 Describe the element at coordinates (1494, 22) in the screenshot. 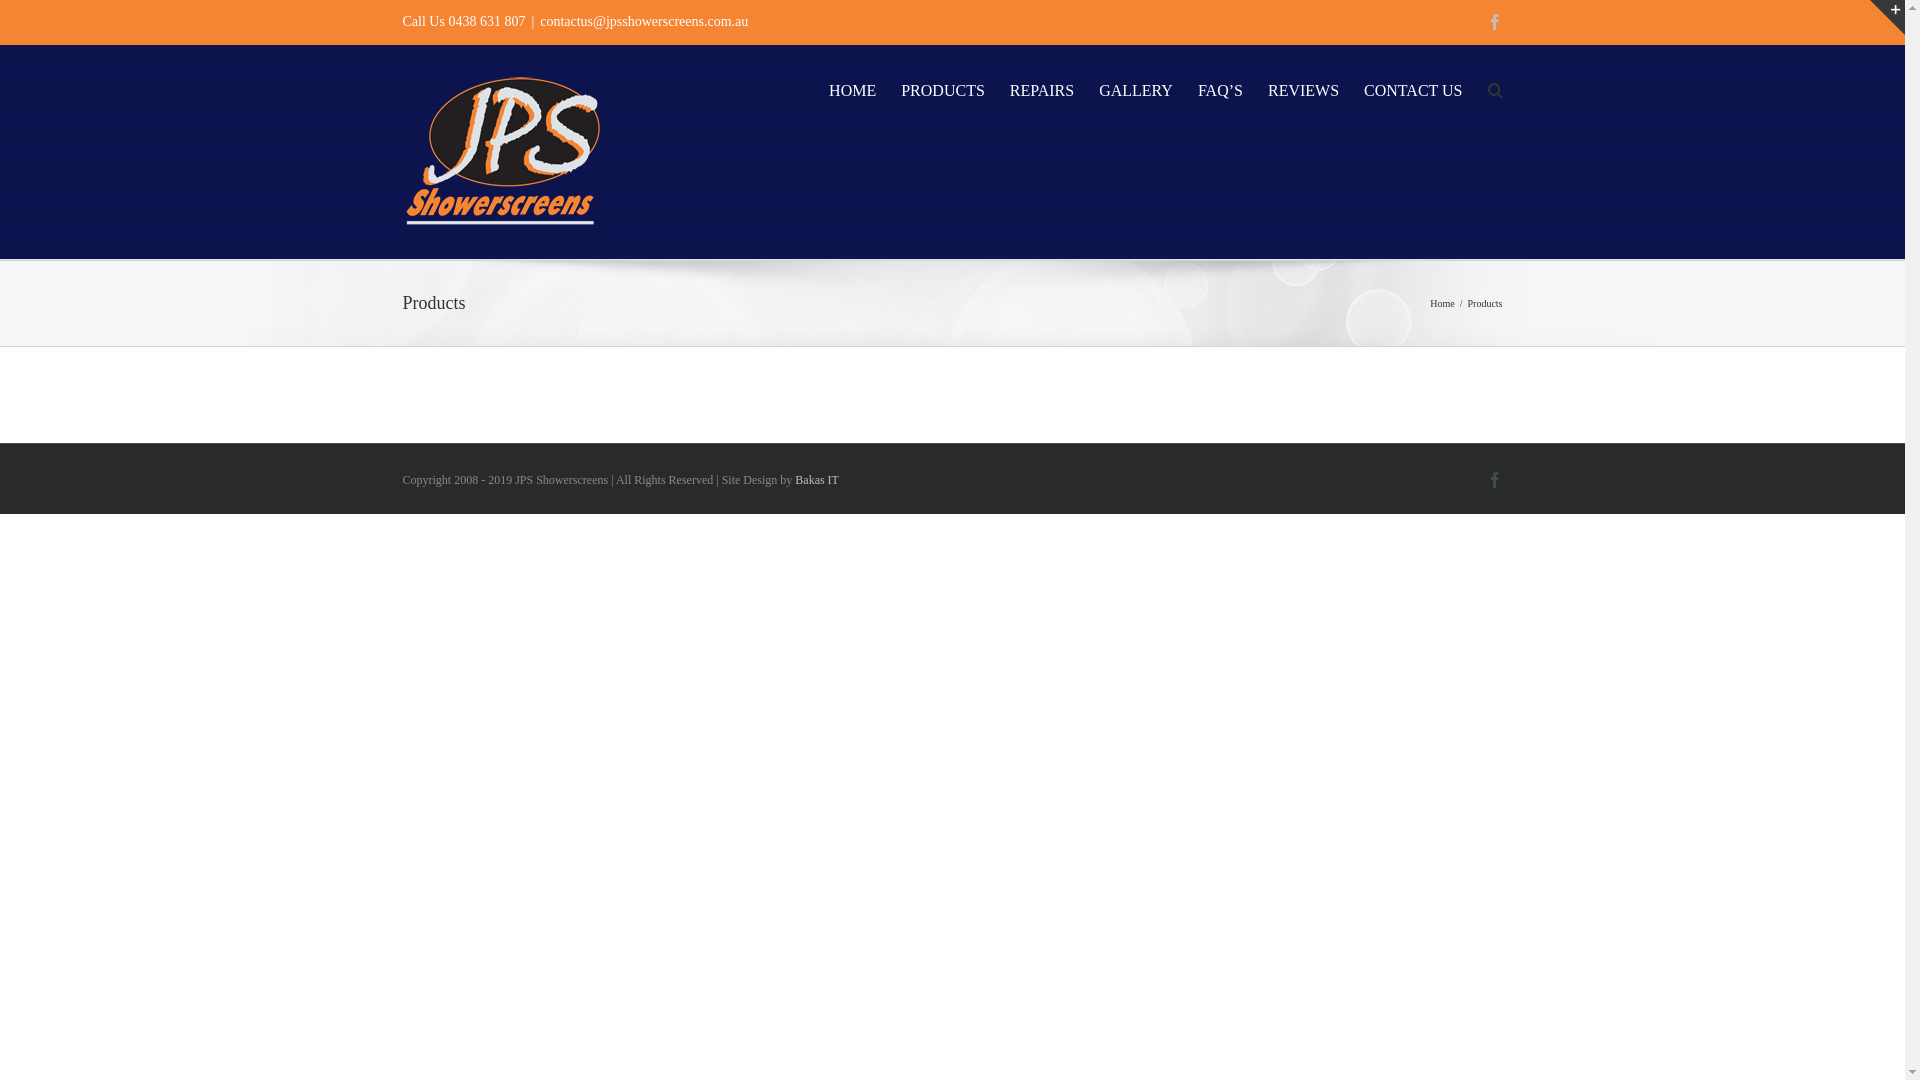

I see `'Facebook'` at that location.